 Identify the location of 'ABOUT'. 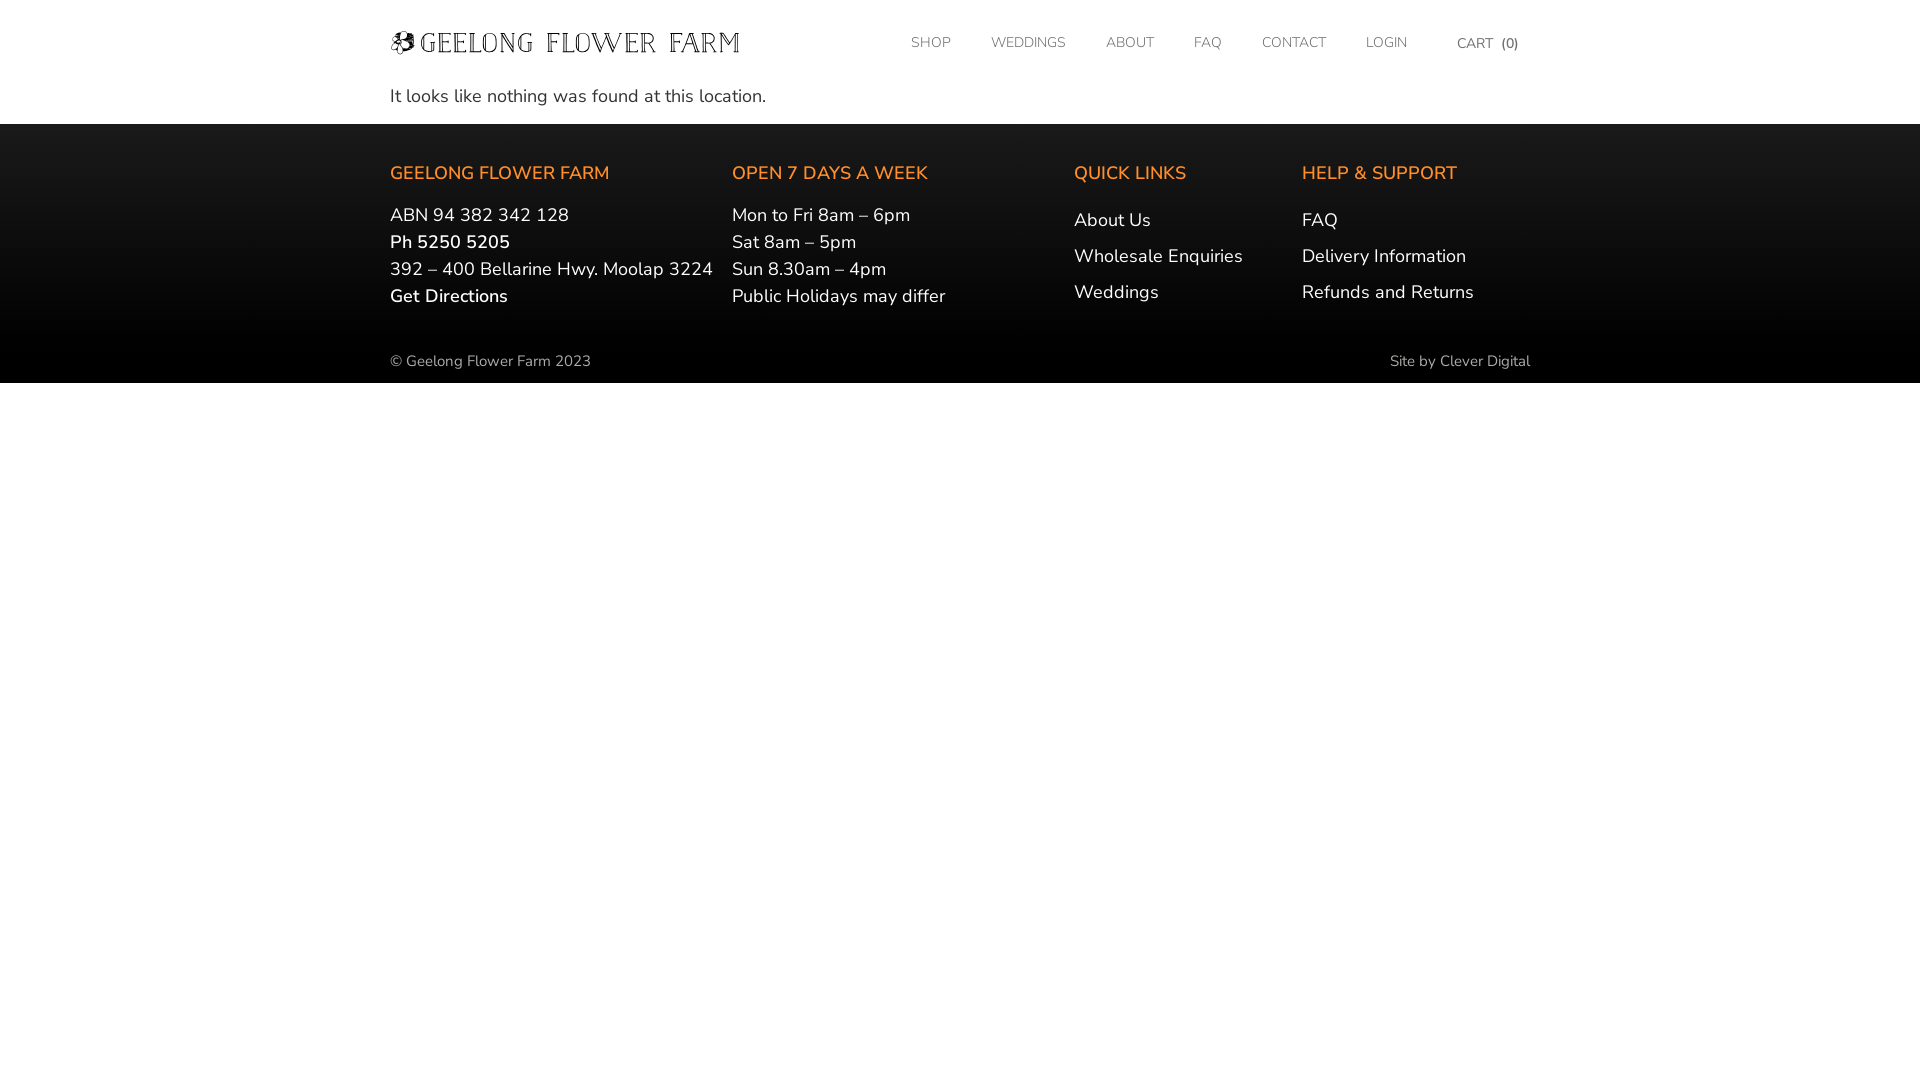
(1084, 42).